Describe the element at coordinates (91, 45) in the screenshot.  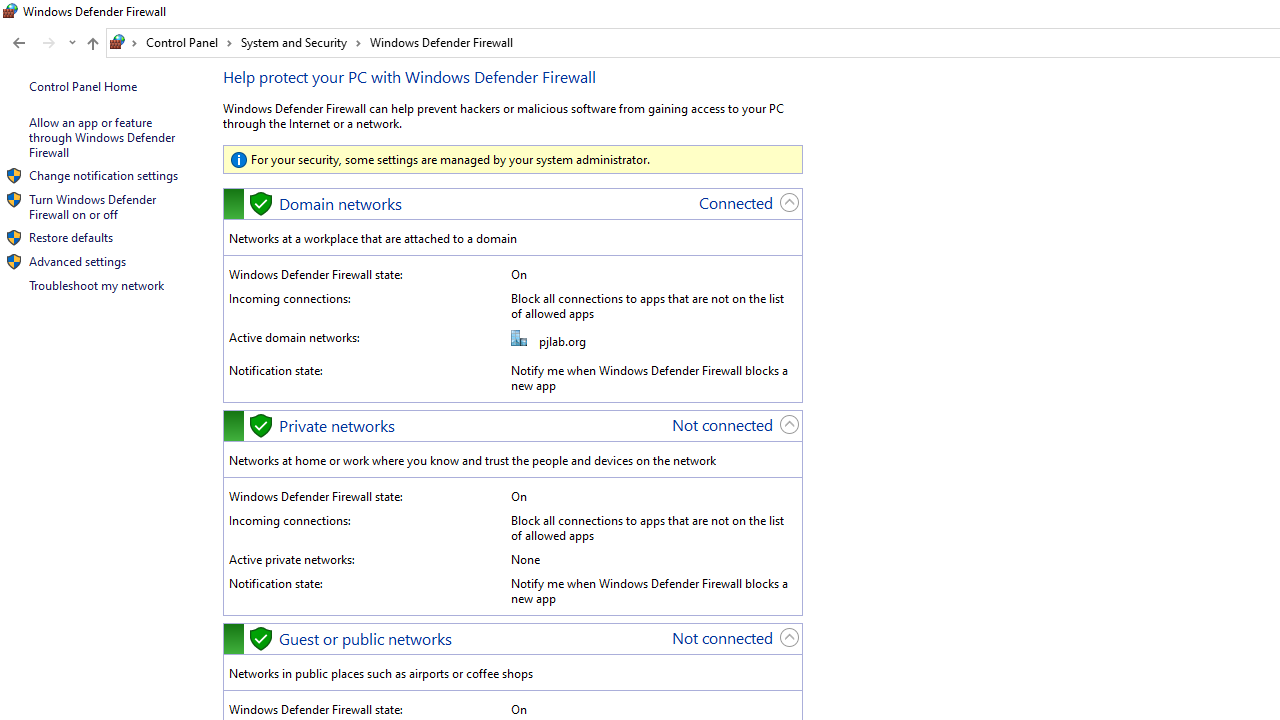
I see `'Up band toolbar'` at that location.